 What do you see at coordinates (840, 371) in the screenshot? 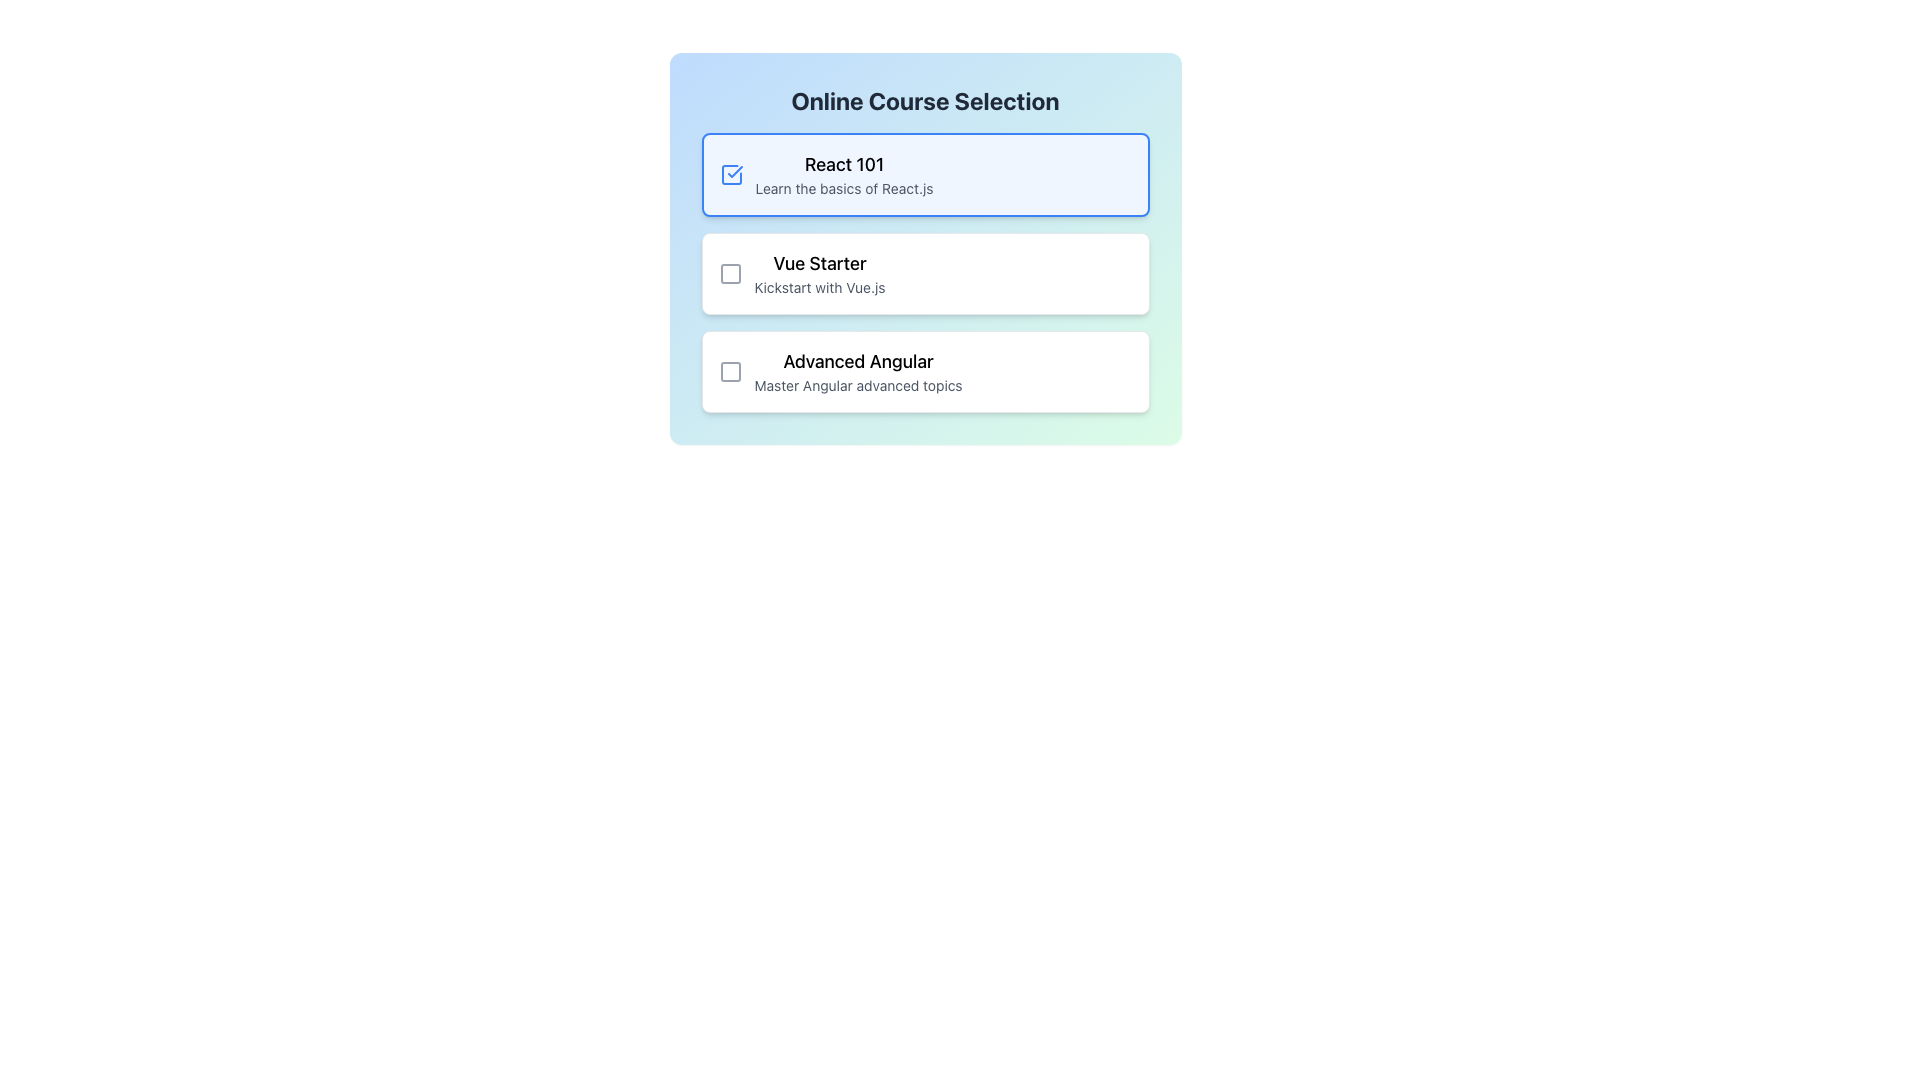
I see `the 'Advanced Angular' list item with the checkbox` at bounding box center [840, 371].